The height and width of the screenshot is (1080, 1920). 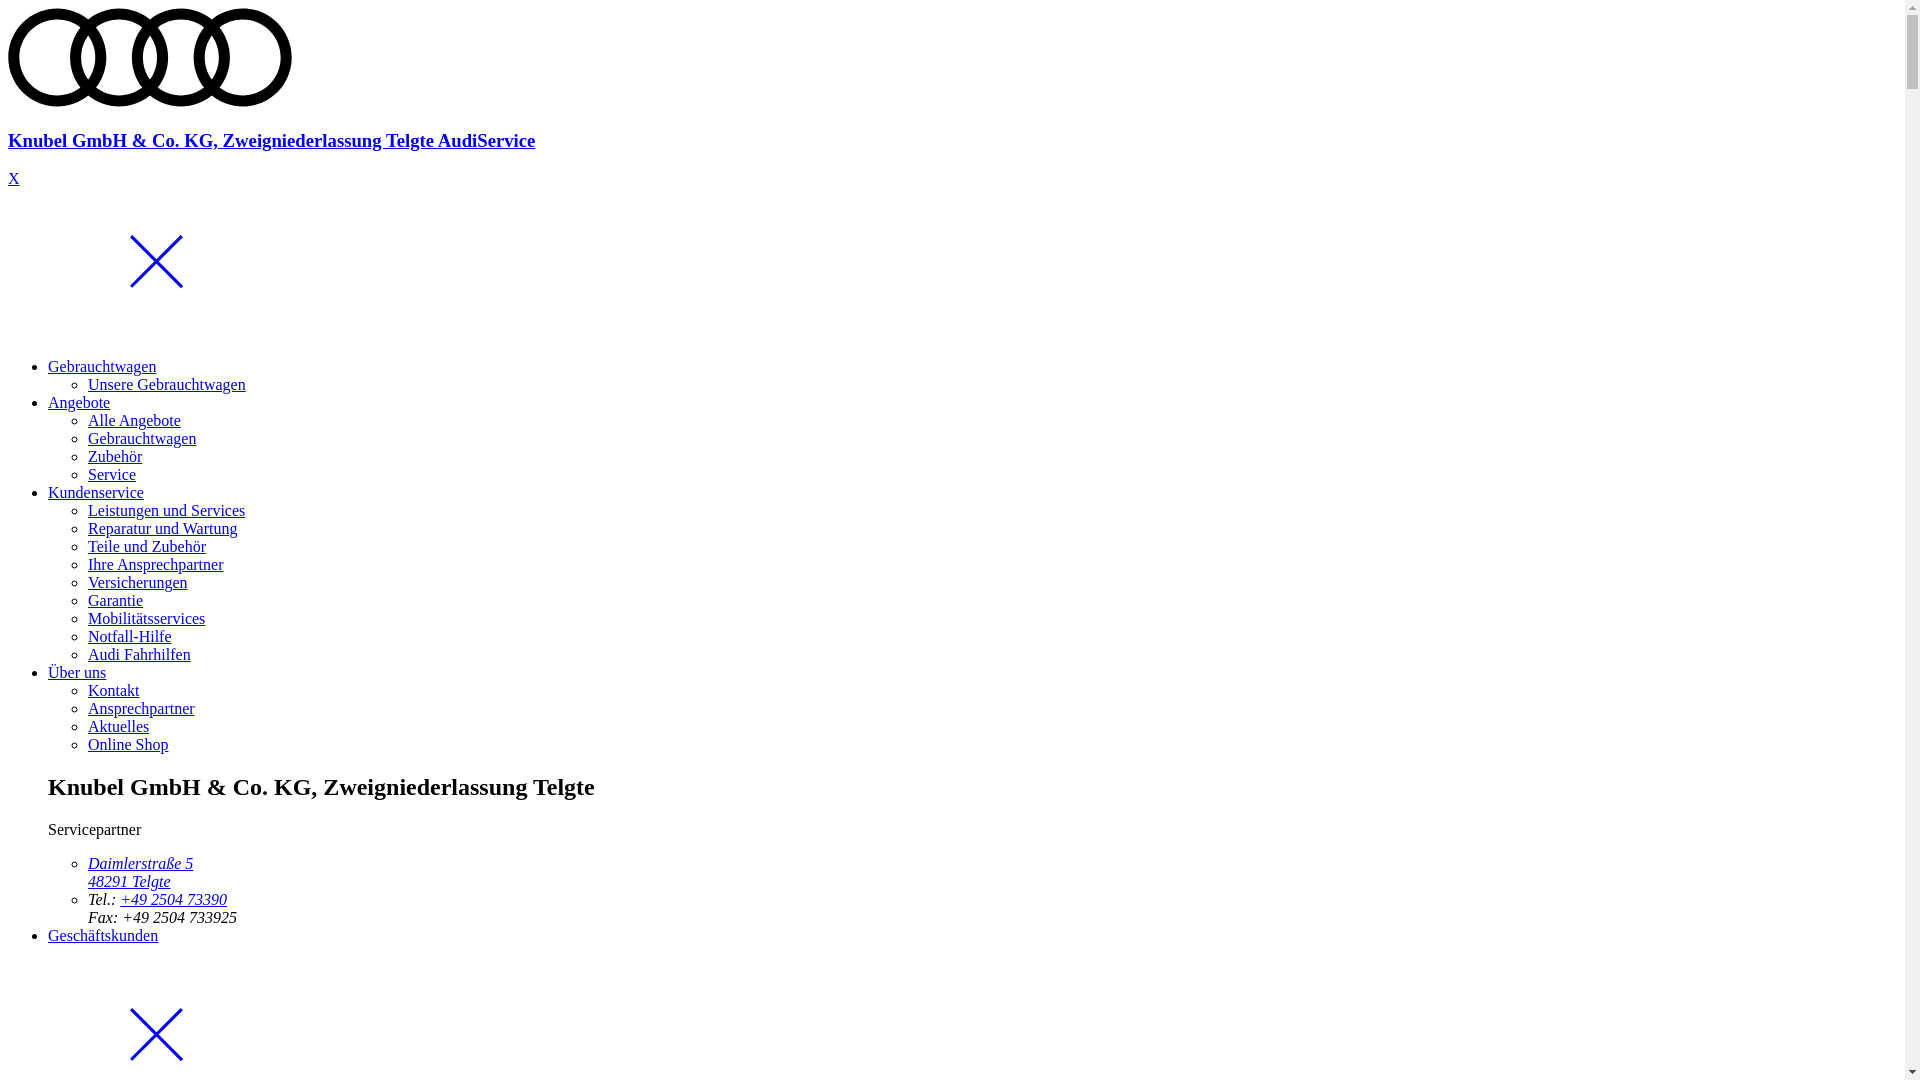 I want to click on 'Gebrauchtwagen', so click(x=141, y=437).